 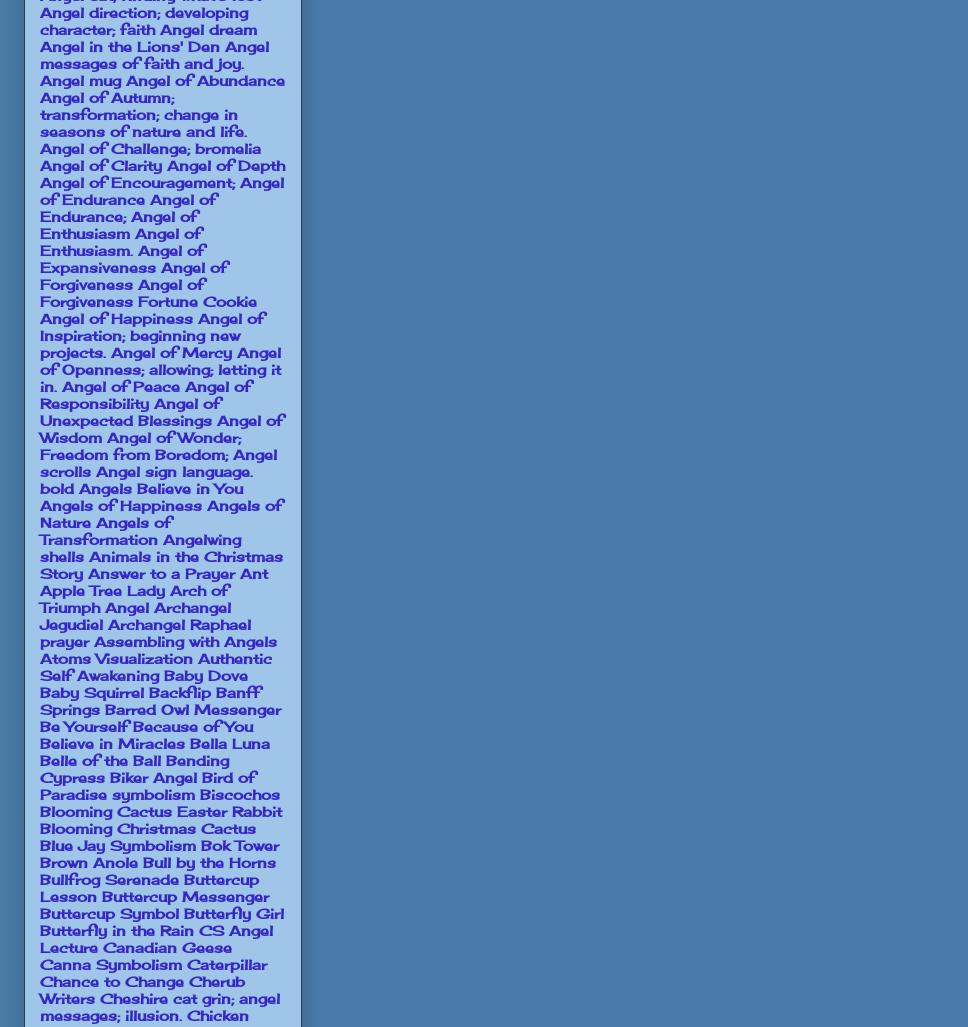 What do you see at coordinates (109, 877) in the screenshot?
I see `'Bullfrog Serenade'` at bounding box center [109, 877].